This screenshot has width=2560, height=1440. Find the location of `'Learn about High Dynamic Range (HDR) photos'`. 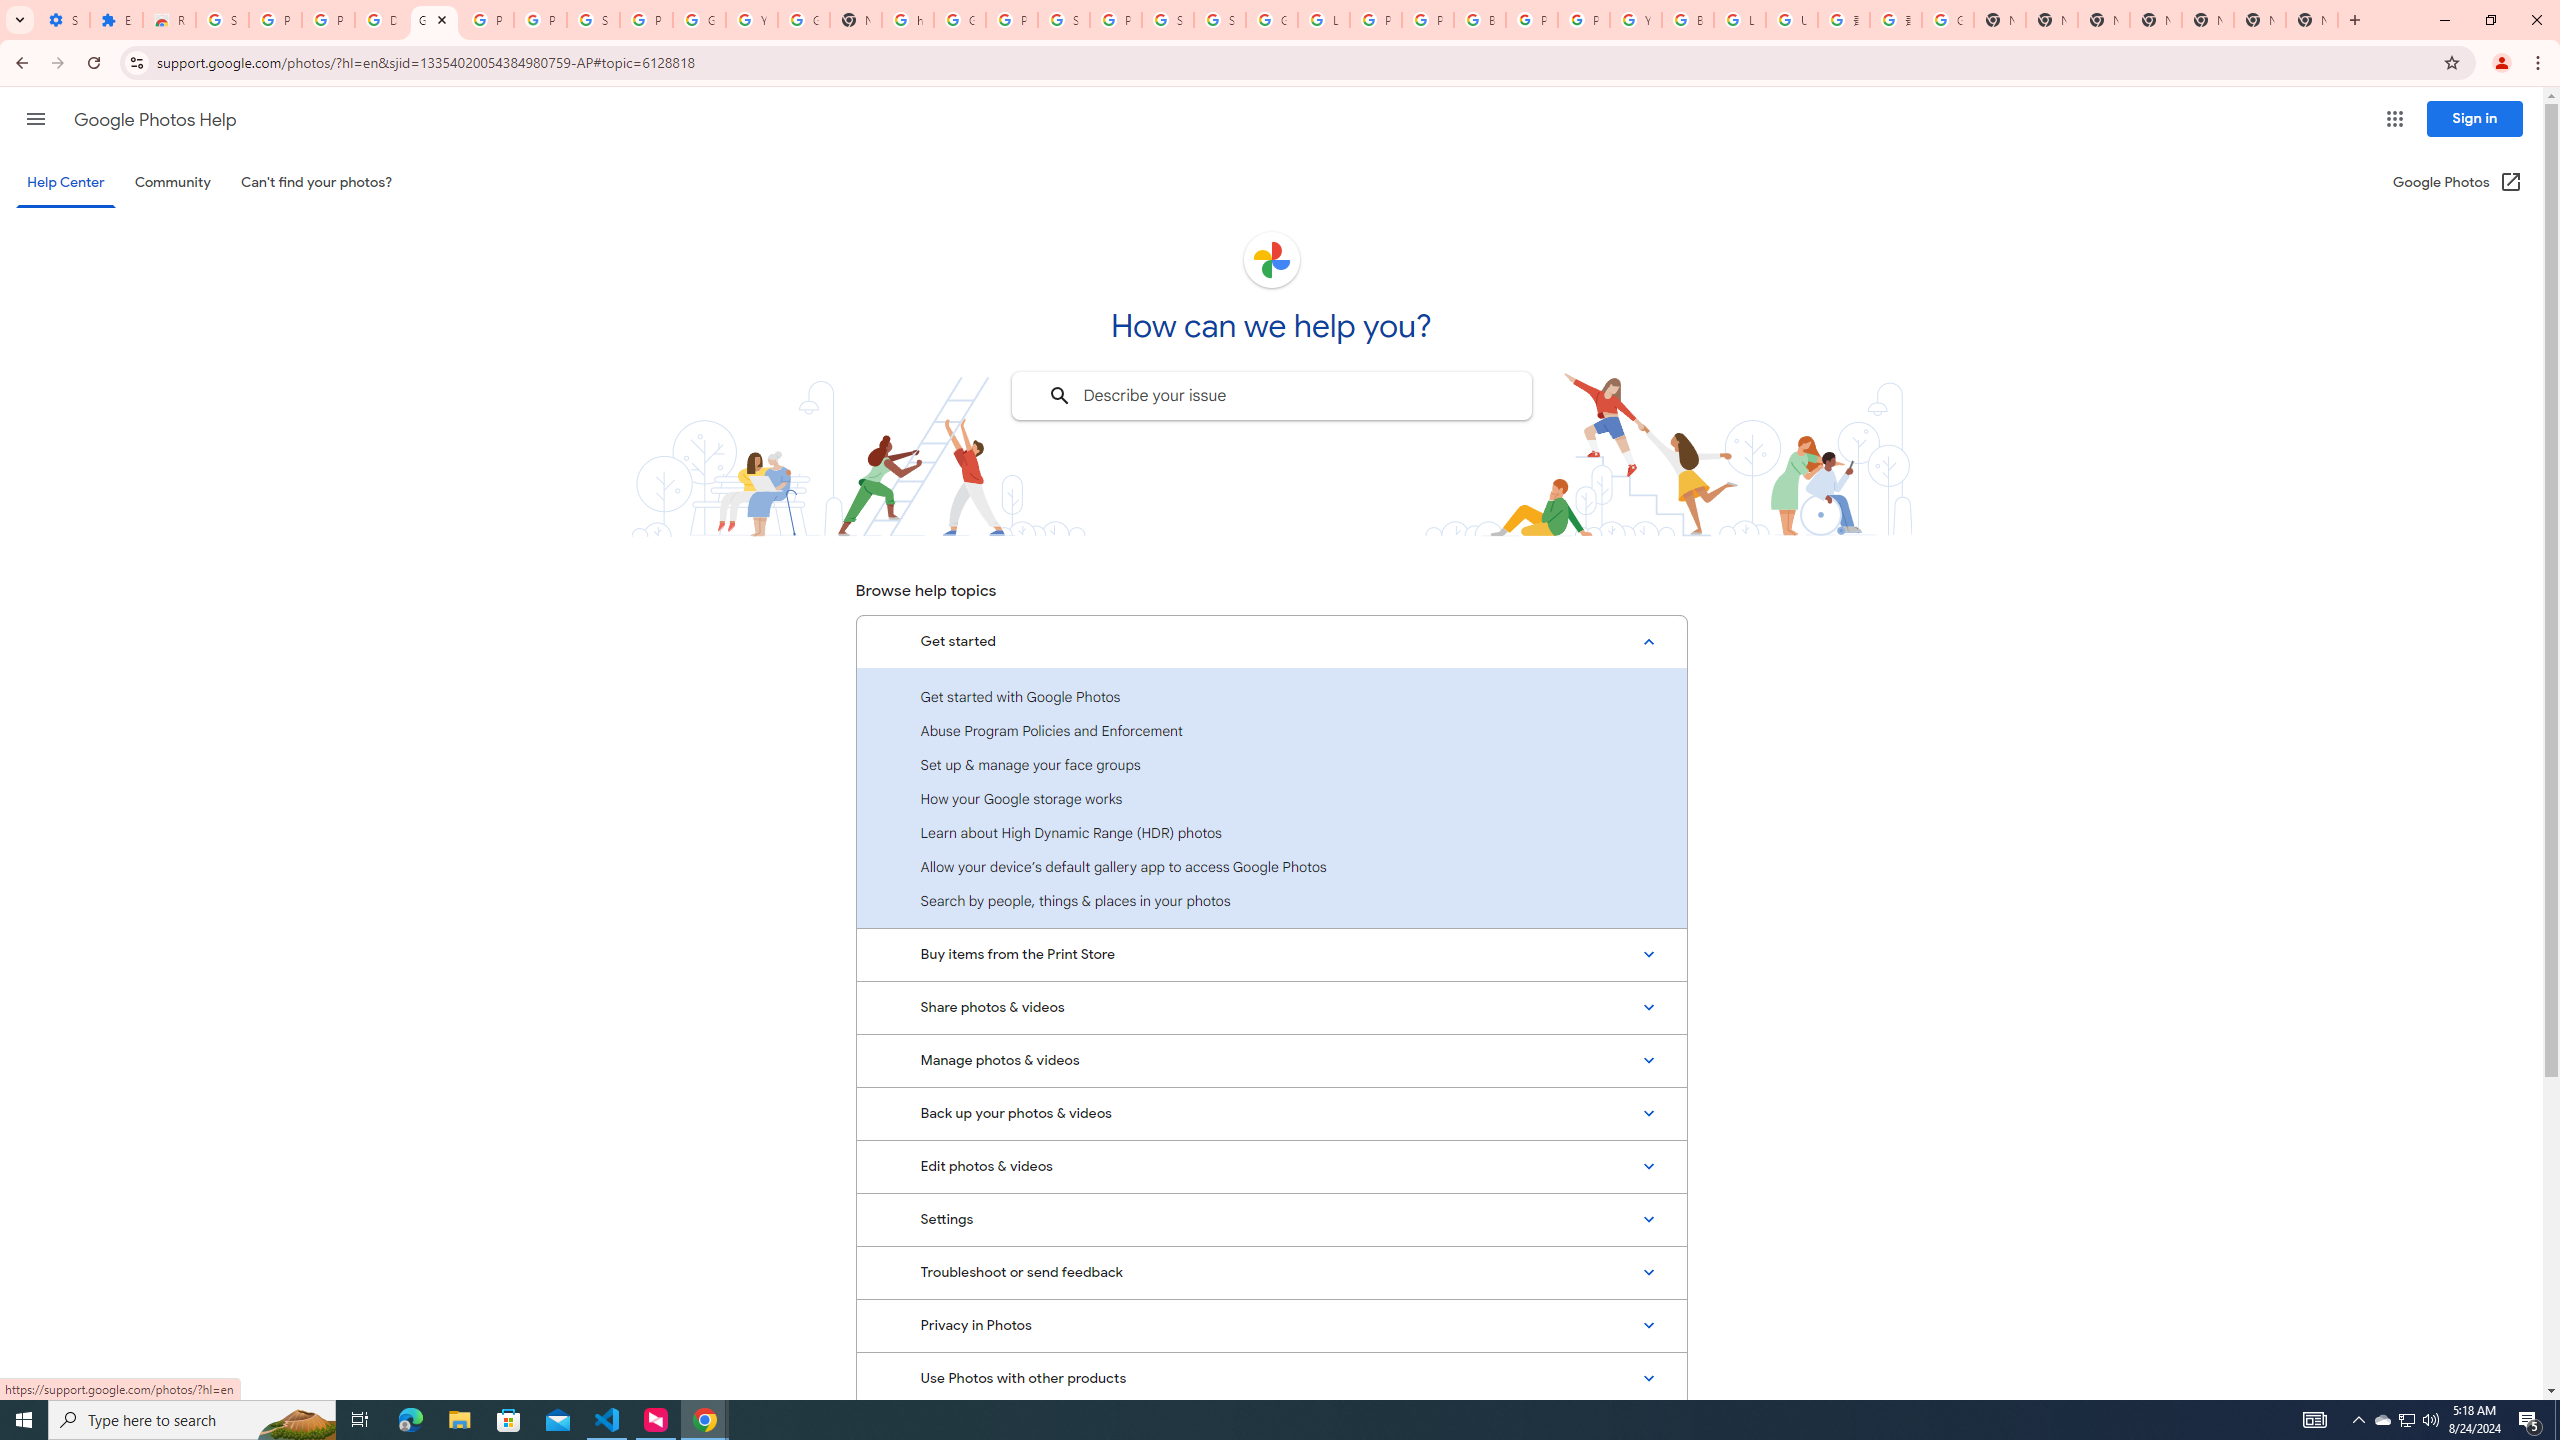

'Learn about High Dynamic Range (HDR) photos' is located at coordinates (1271, 832).